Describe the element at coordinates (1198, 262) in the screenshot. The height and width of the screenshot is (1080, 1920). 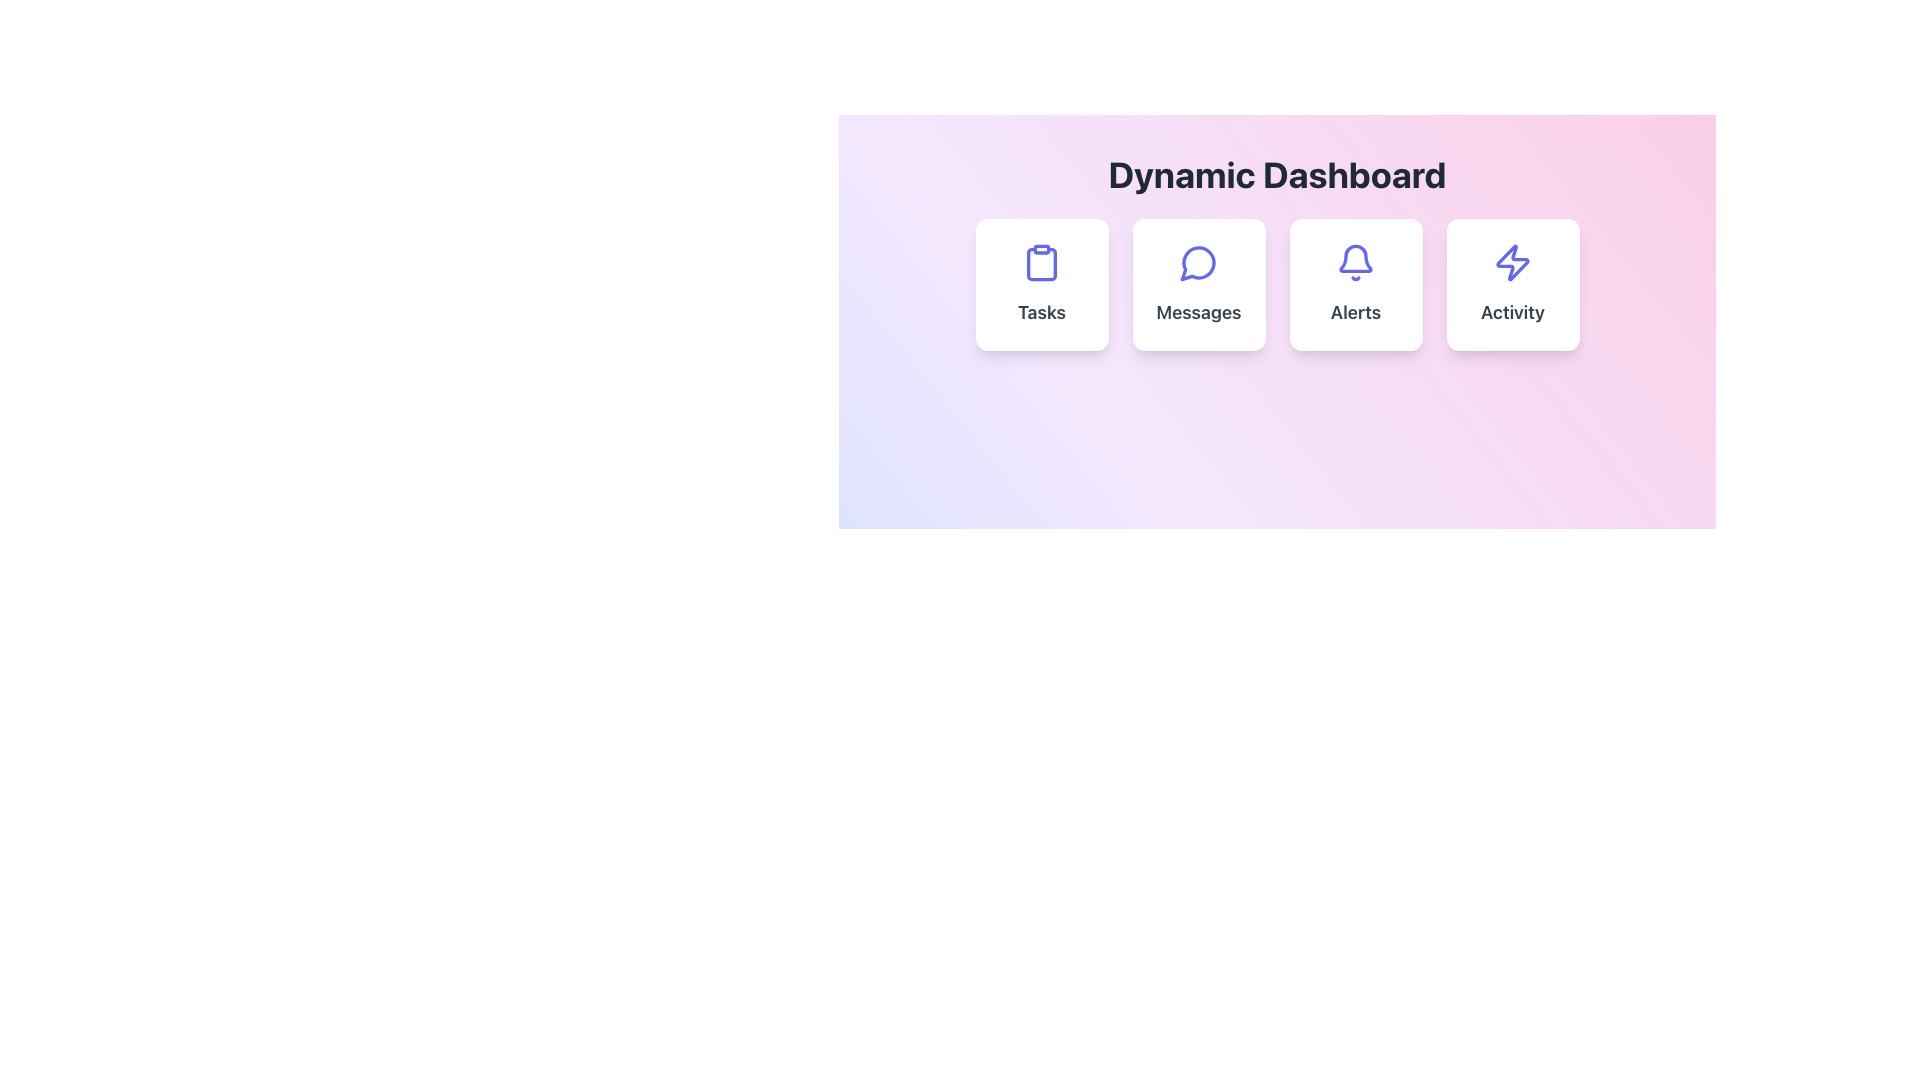
I see `the speech bubble icon representing messages, which is the second element from the left beneath the 'Messages' text` at that location.